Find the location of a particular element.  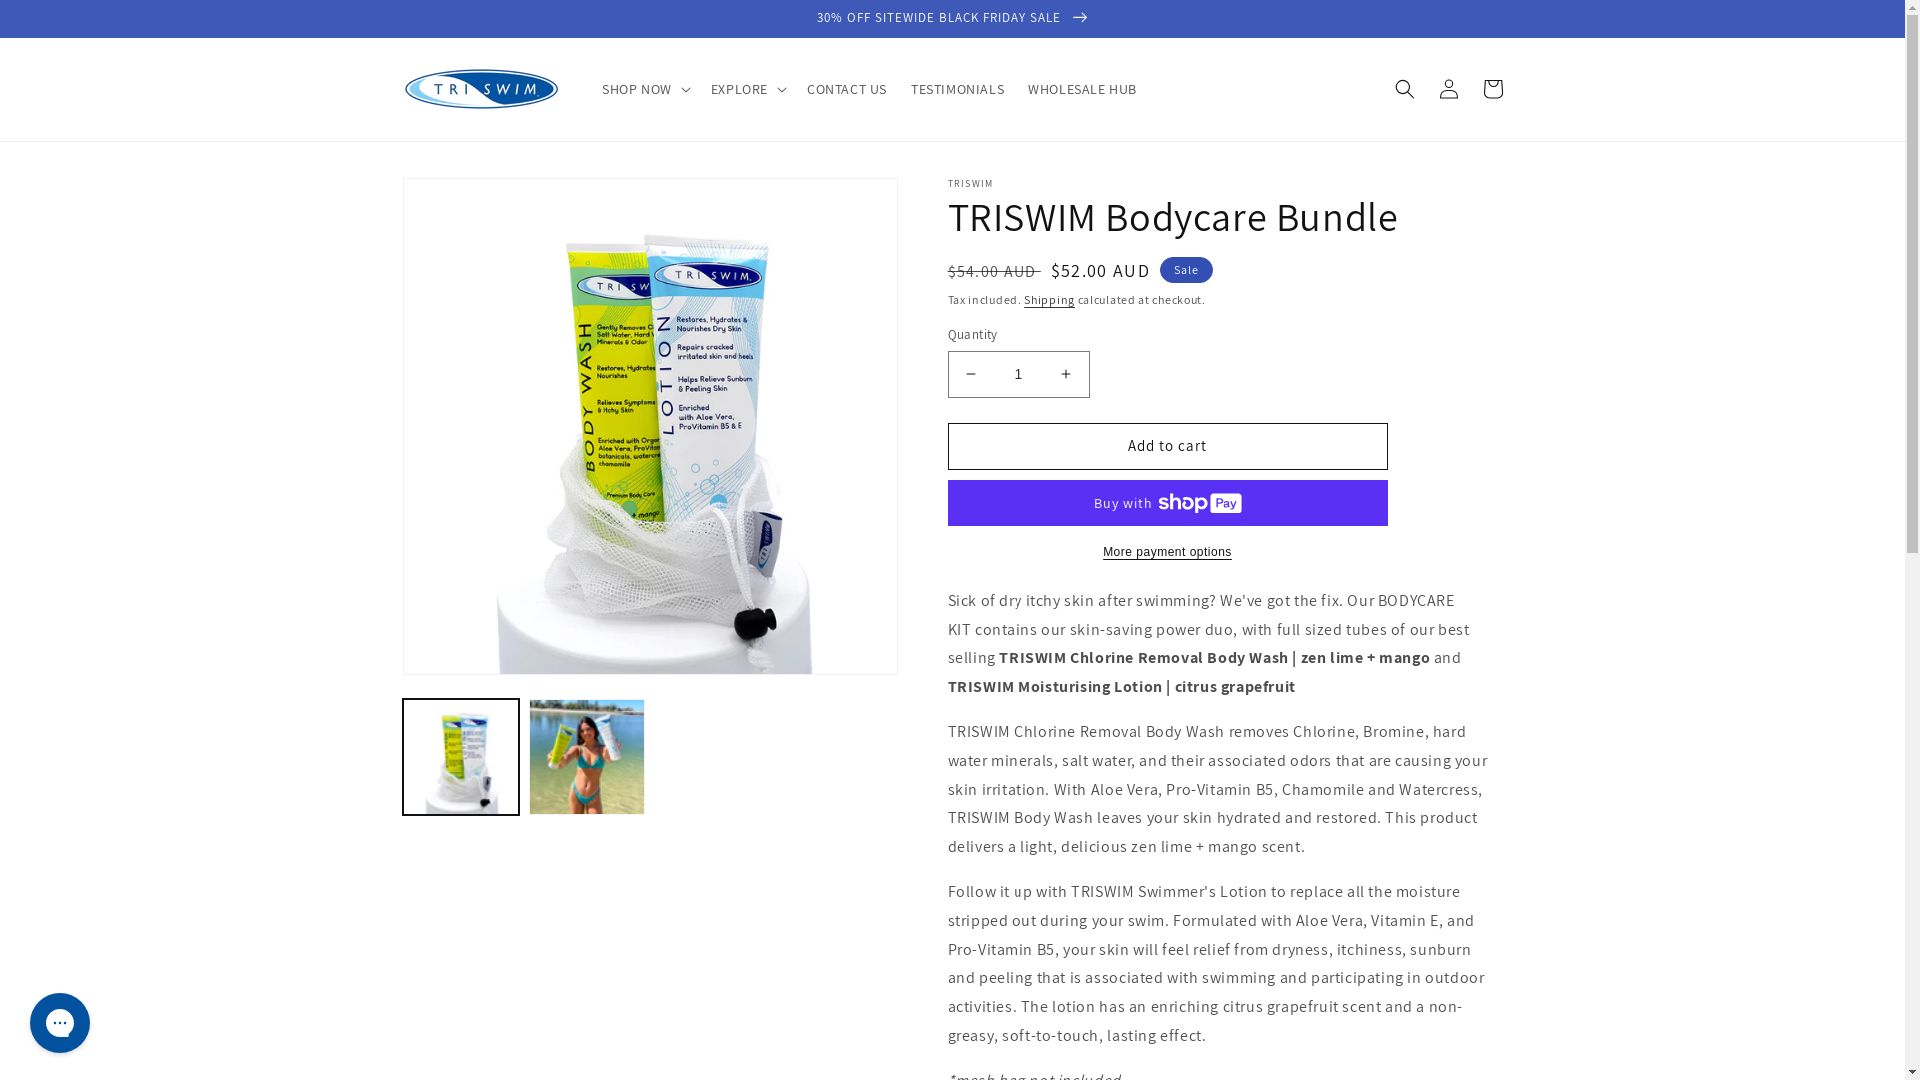

'WHOLESALE HUB' is located at coordinates (1081, 87).